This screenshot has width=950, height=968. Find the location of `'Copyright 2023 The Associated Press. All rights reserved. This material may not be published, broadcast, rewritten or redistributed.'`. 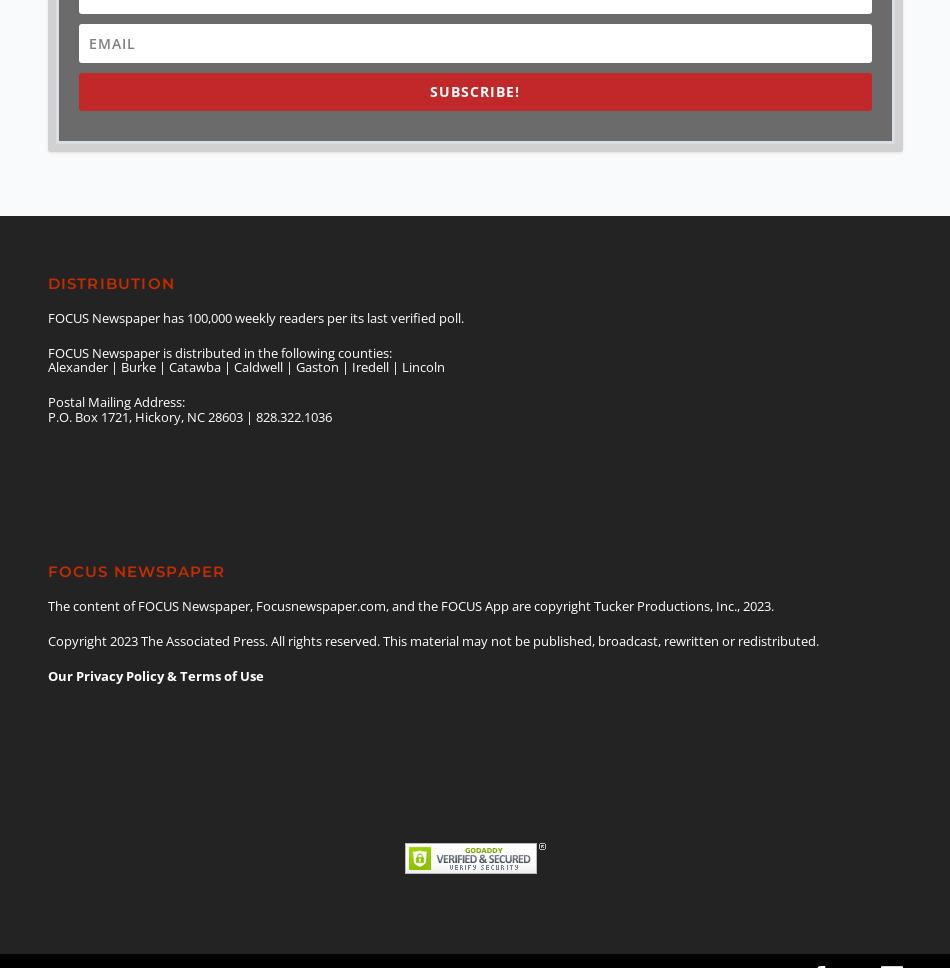

'Copyright 2023 The Associated Press. All rights reserved. This material may not be published, broadcast, rewritten or redistributed.' is located at coordinates (431, 640).